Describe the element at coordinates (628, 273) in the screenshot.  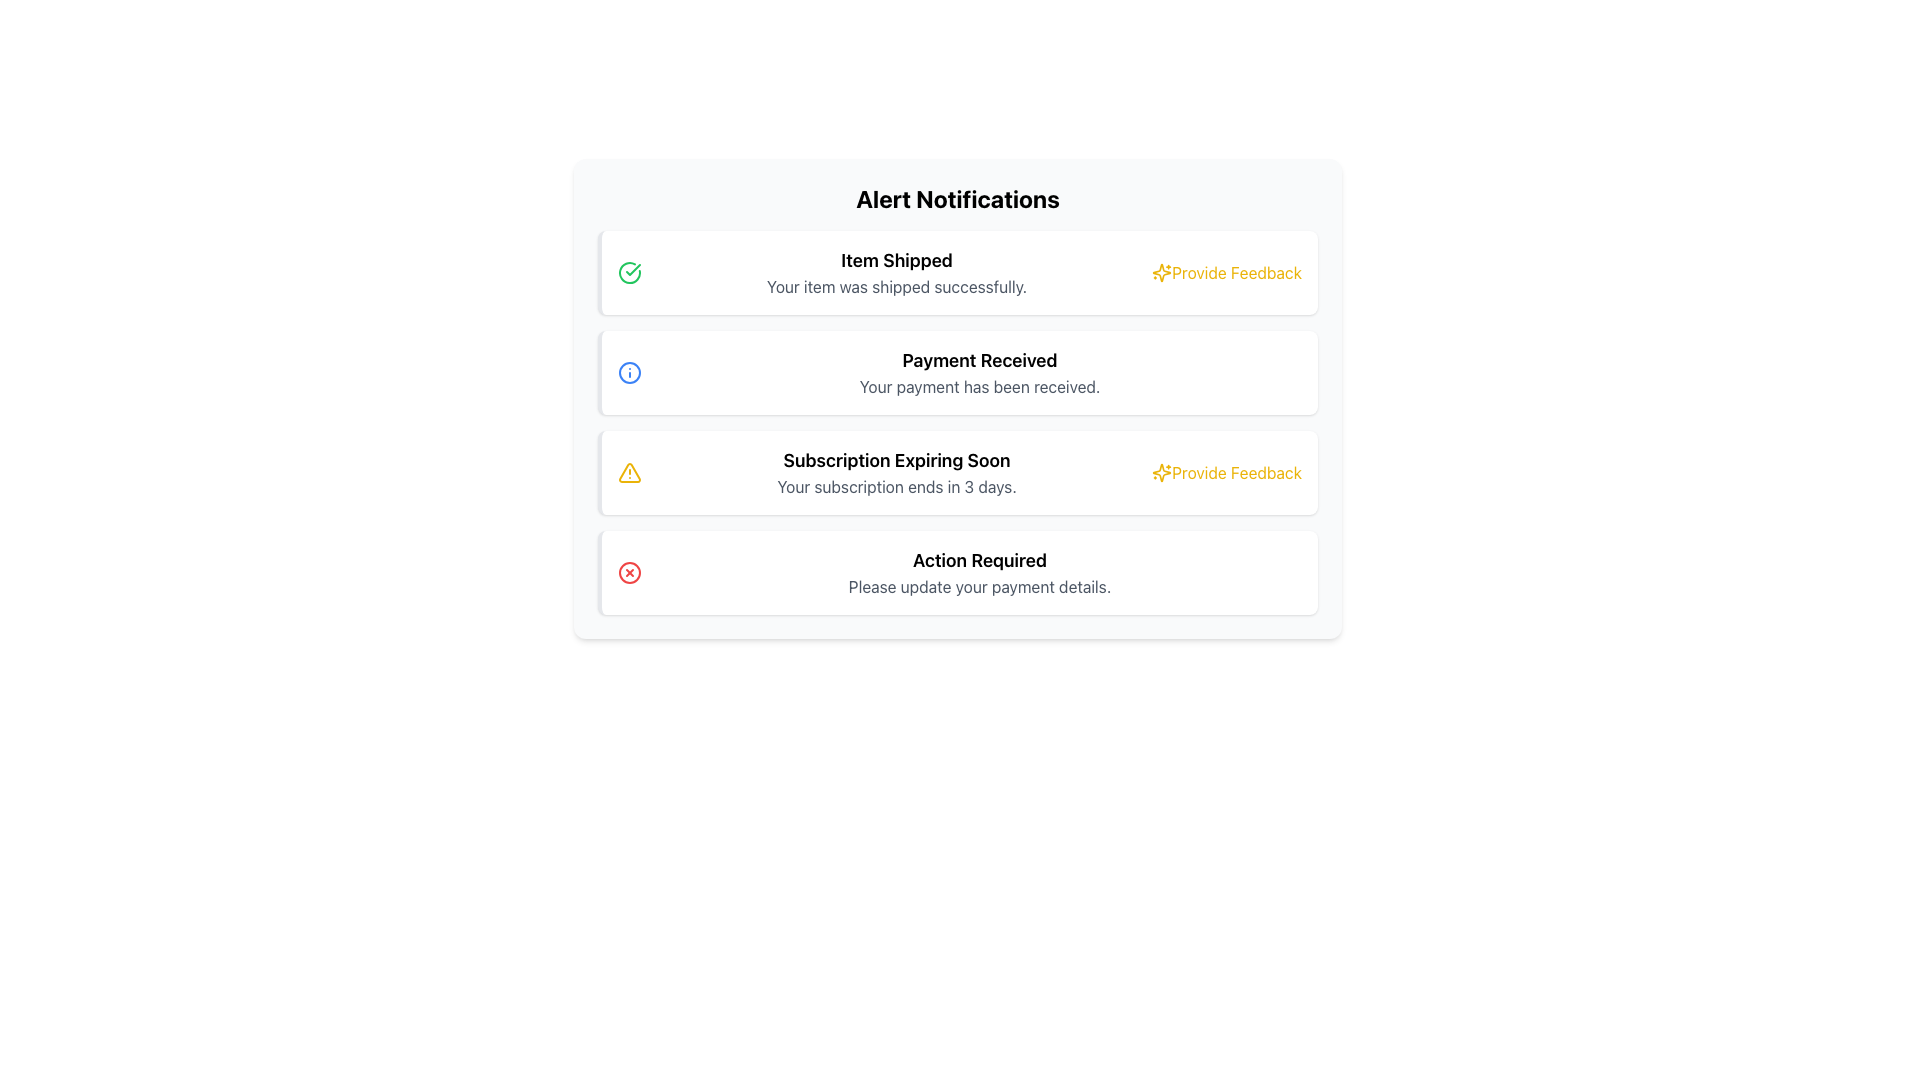
I see `the circular green icon with a white checkmark in the notification panel indicating a successful operation for 'Item Shipped'` at that location.